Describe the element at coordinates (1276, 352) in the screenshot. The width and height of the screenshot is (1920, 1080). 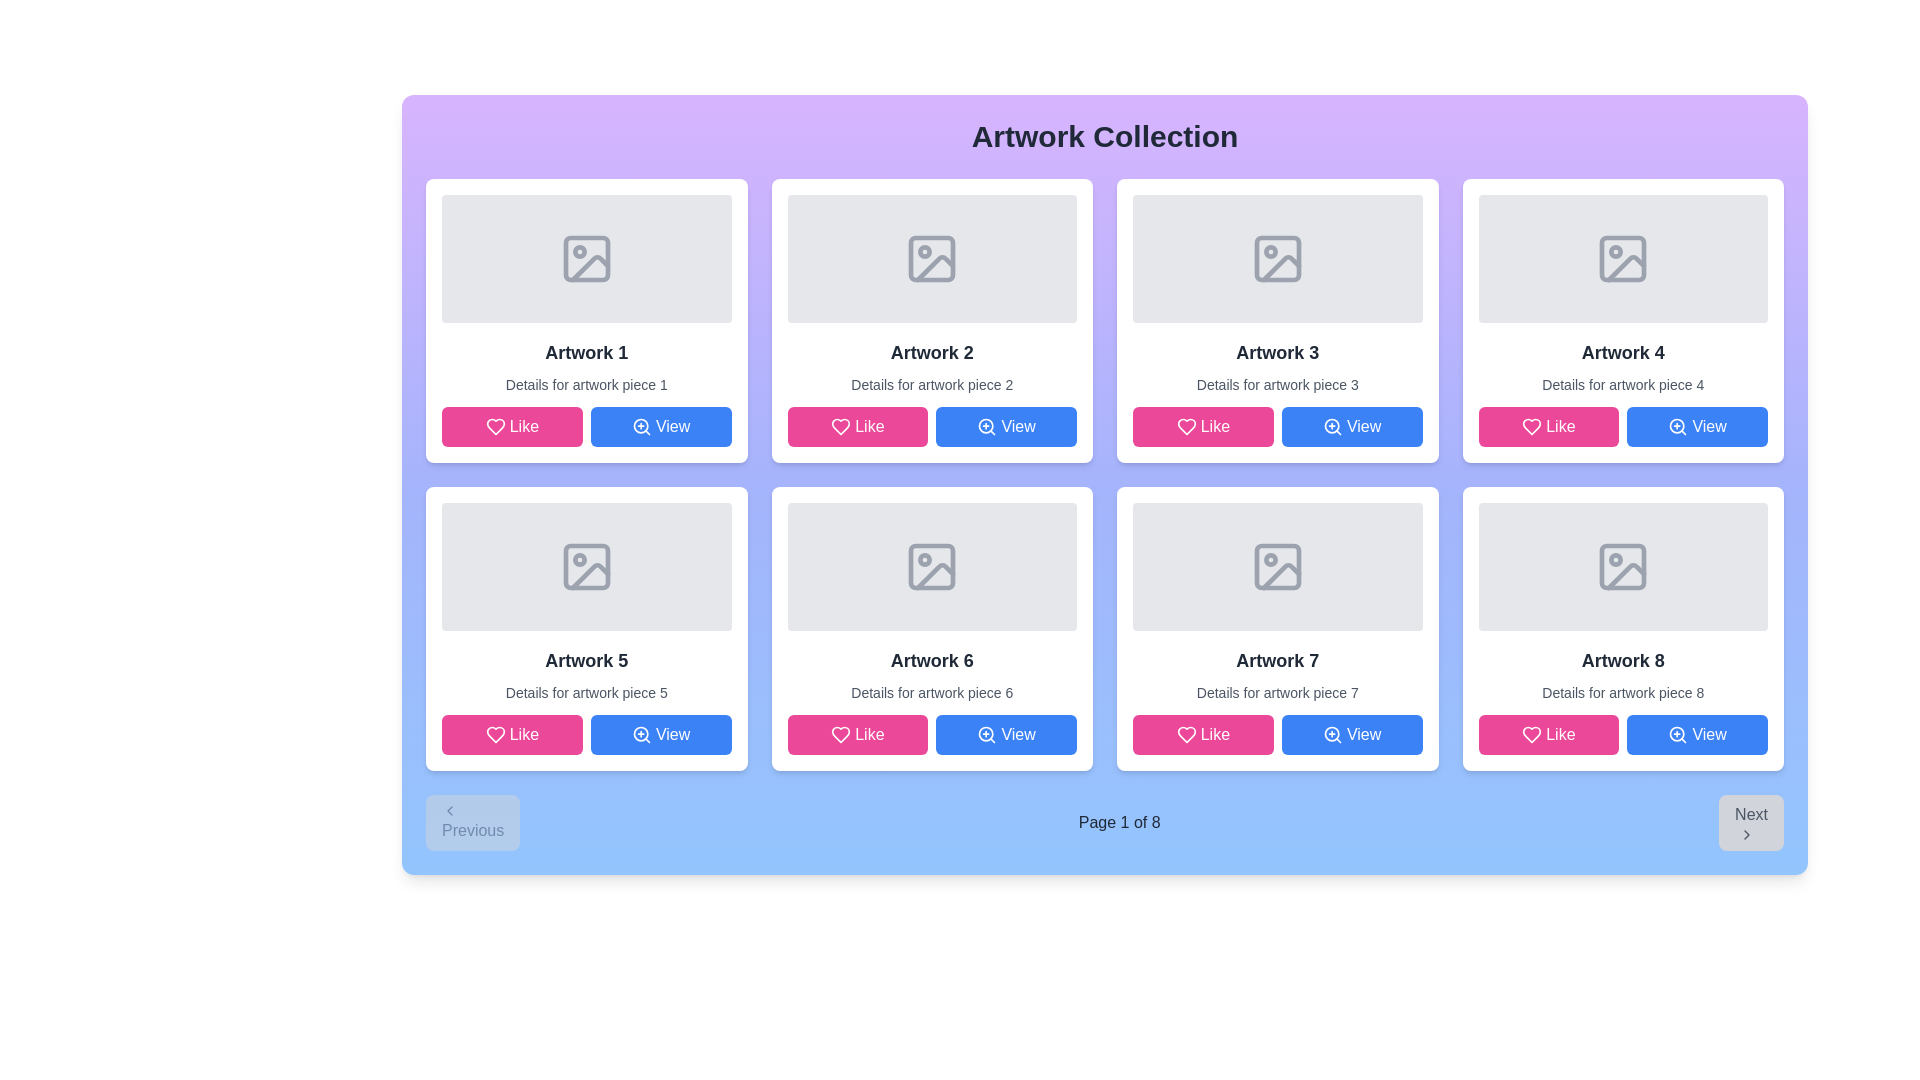
I see `the bold text label reading 'Artwork 3' located at the top of the third card in the first row of a grid of artwork items` at that location.